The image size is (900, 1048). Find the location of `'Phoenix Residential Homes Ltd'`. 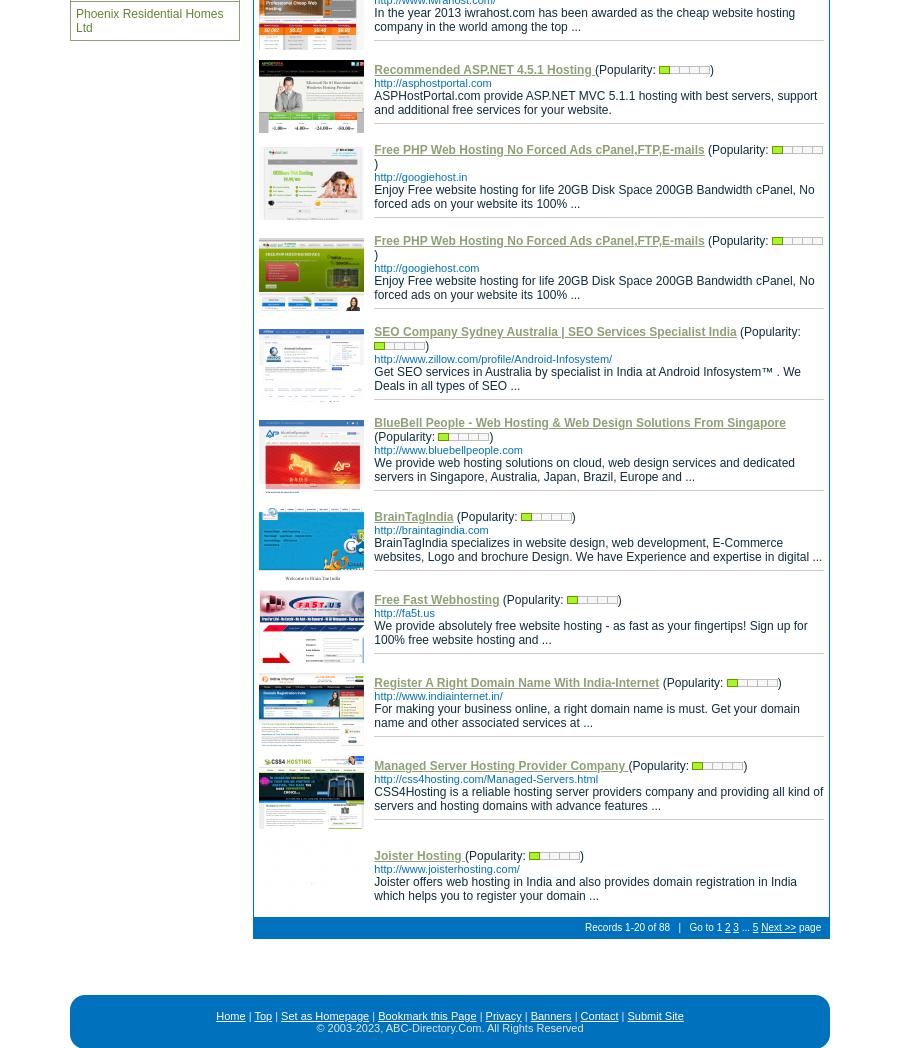

'Phoenix Residential Homes Ltd' is located at coordinates (149, 19).